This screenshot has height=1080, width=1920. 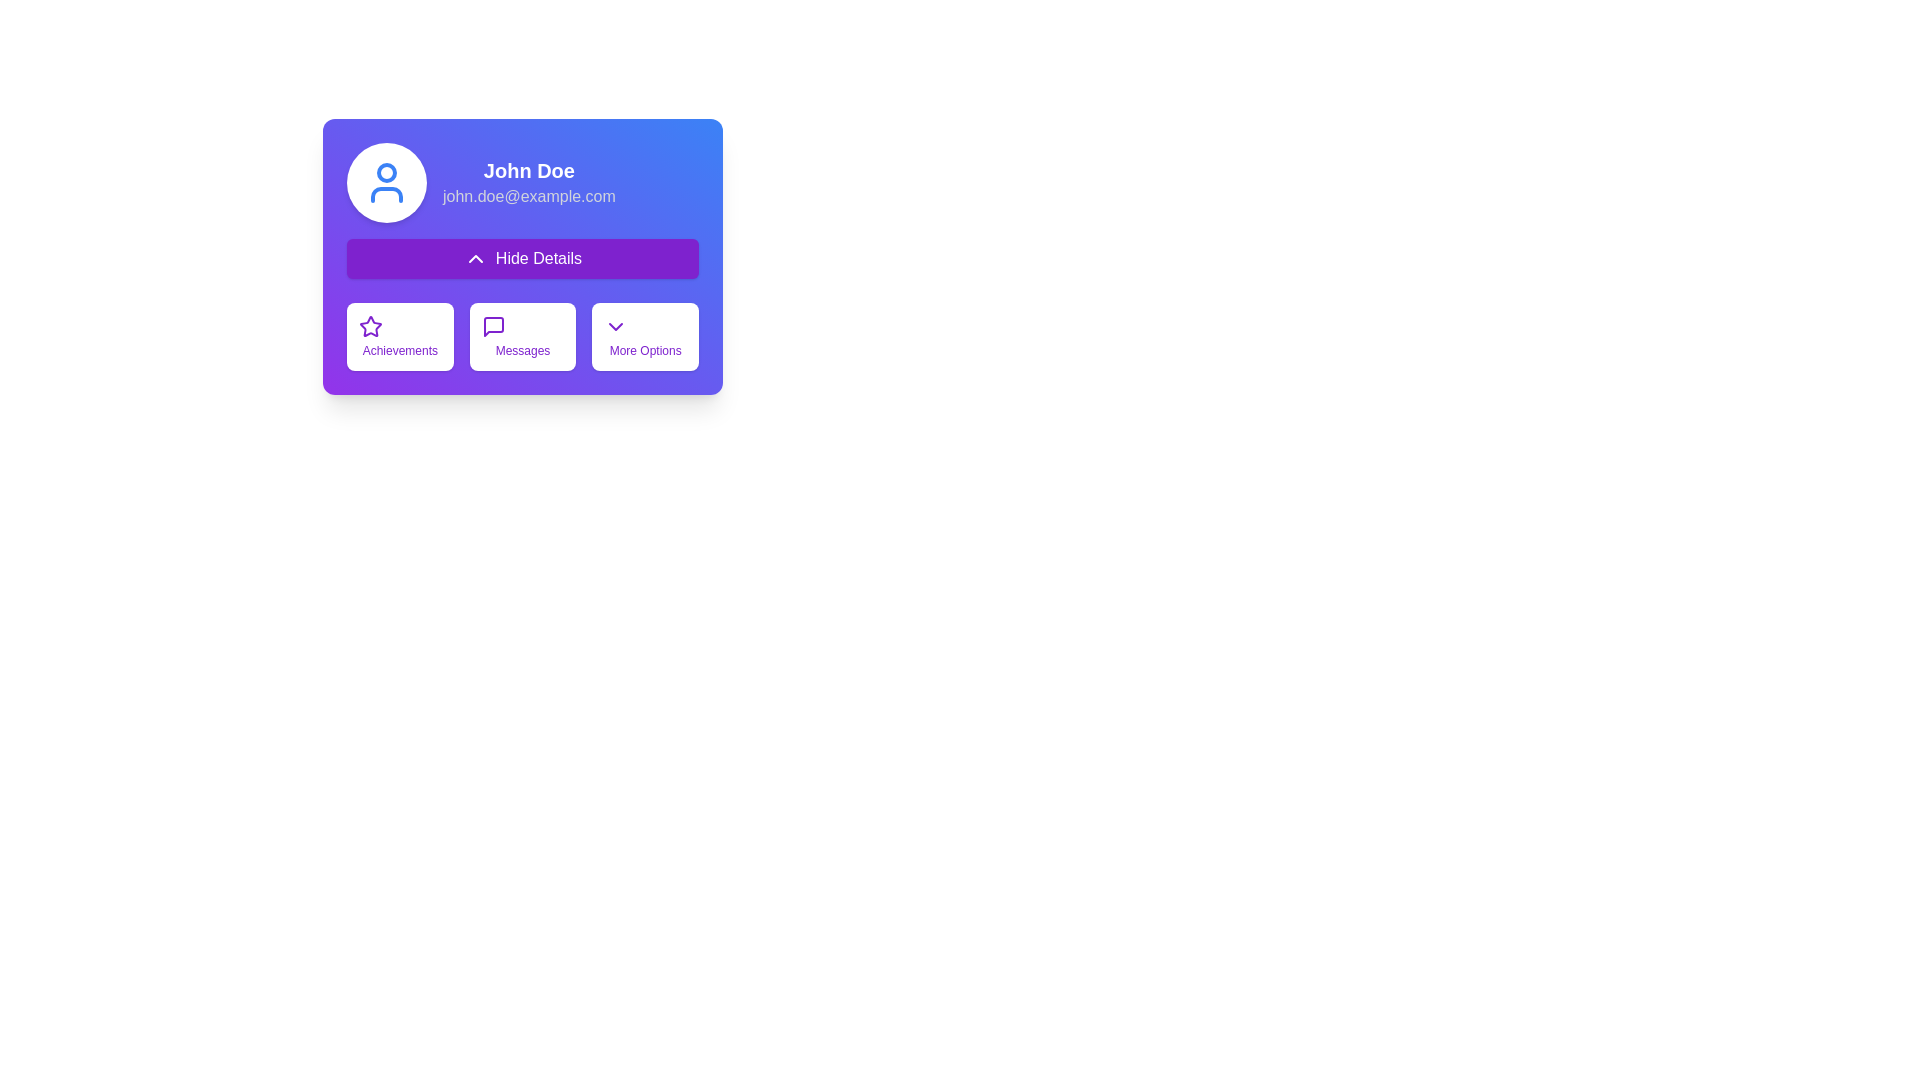 What do you see at coordinates (387, 182) in the screenshot?
I see `the user avatar icon represented by an SVG, which is centered within a circular white background at the top-left of a card` at bounding box center [387, 182].